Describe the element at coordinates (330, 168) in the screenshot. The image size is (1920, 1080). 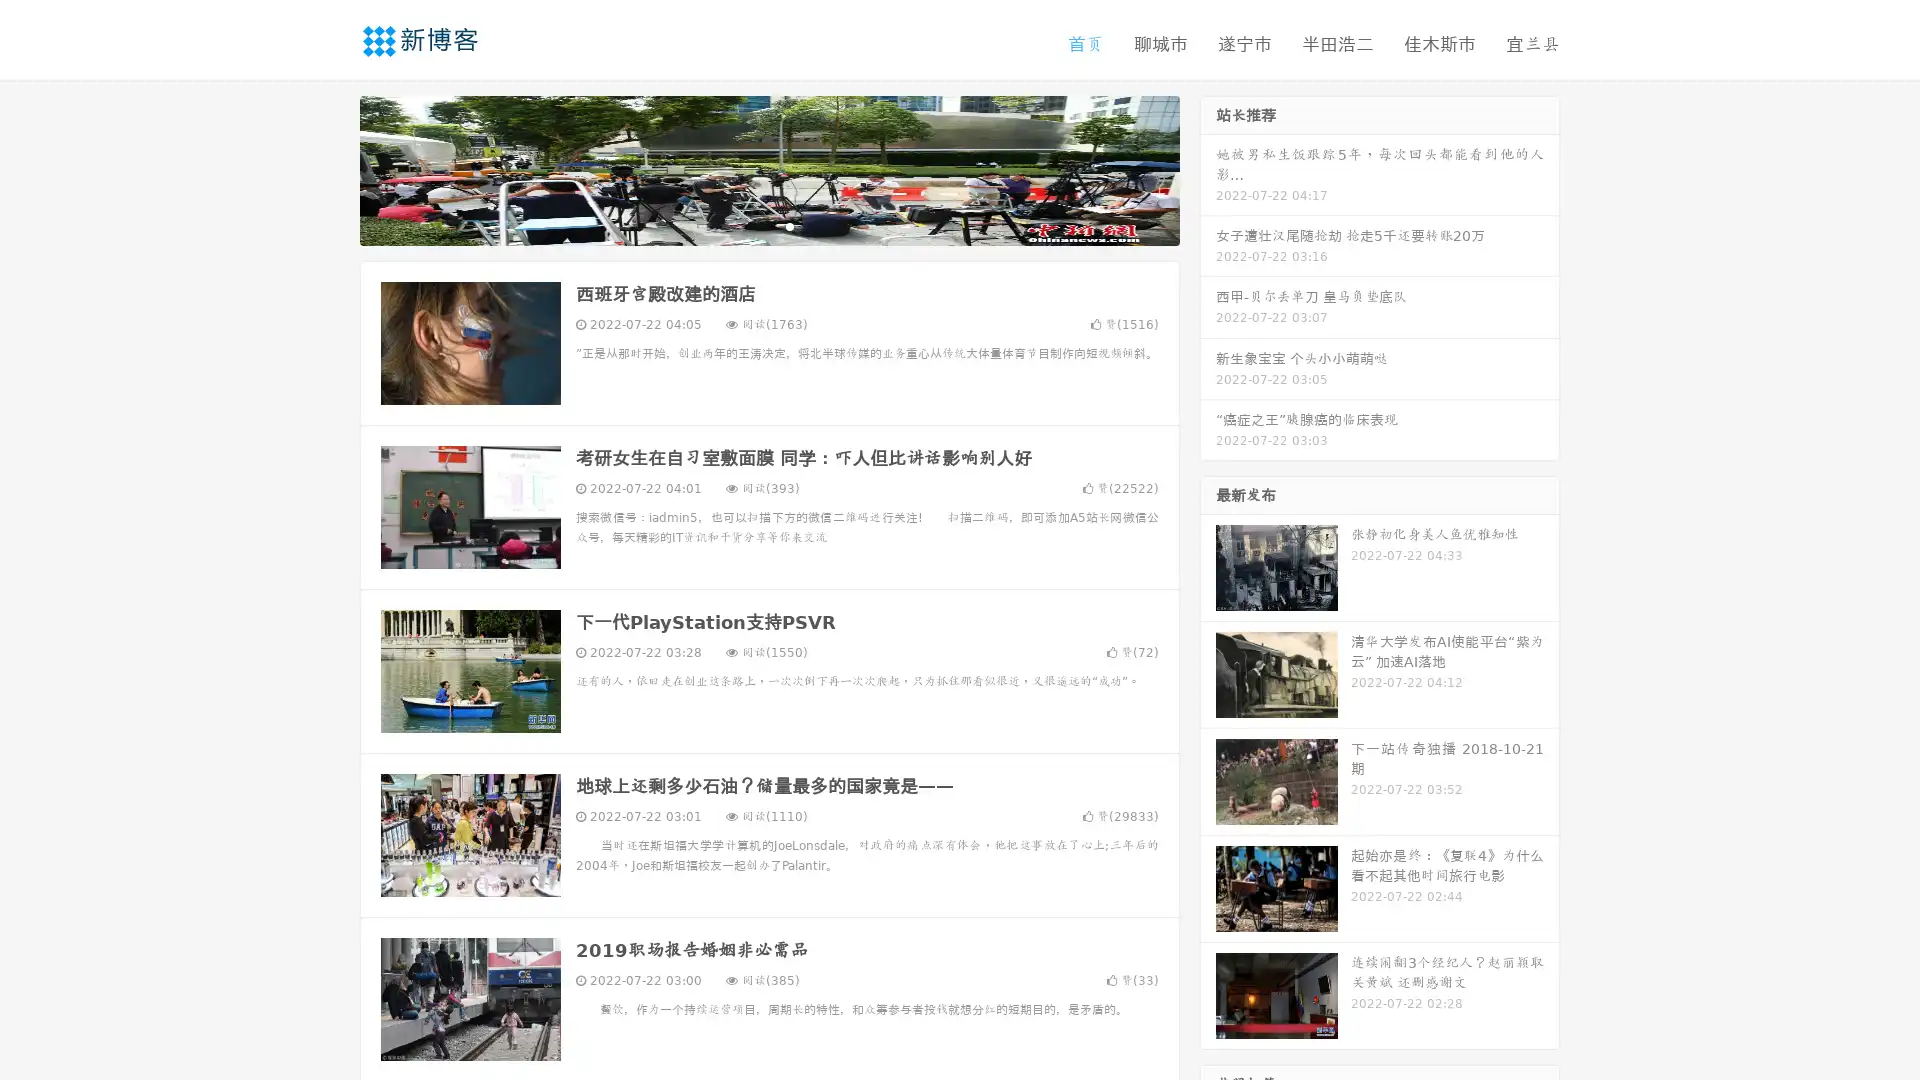
I see `Previous slide` at that location.